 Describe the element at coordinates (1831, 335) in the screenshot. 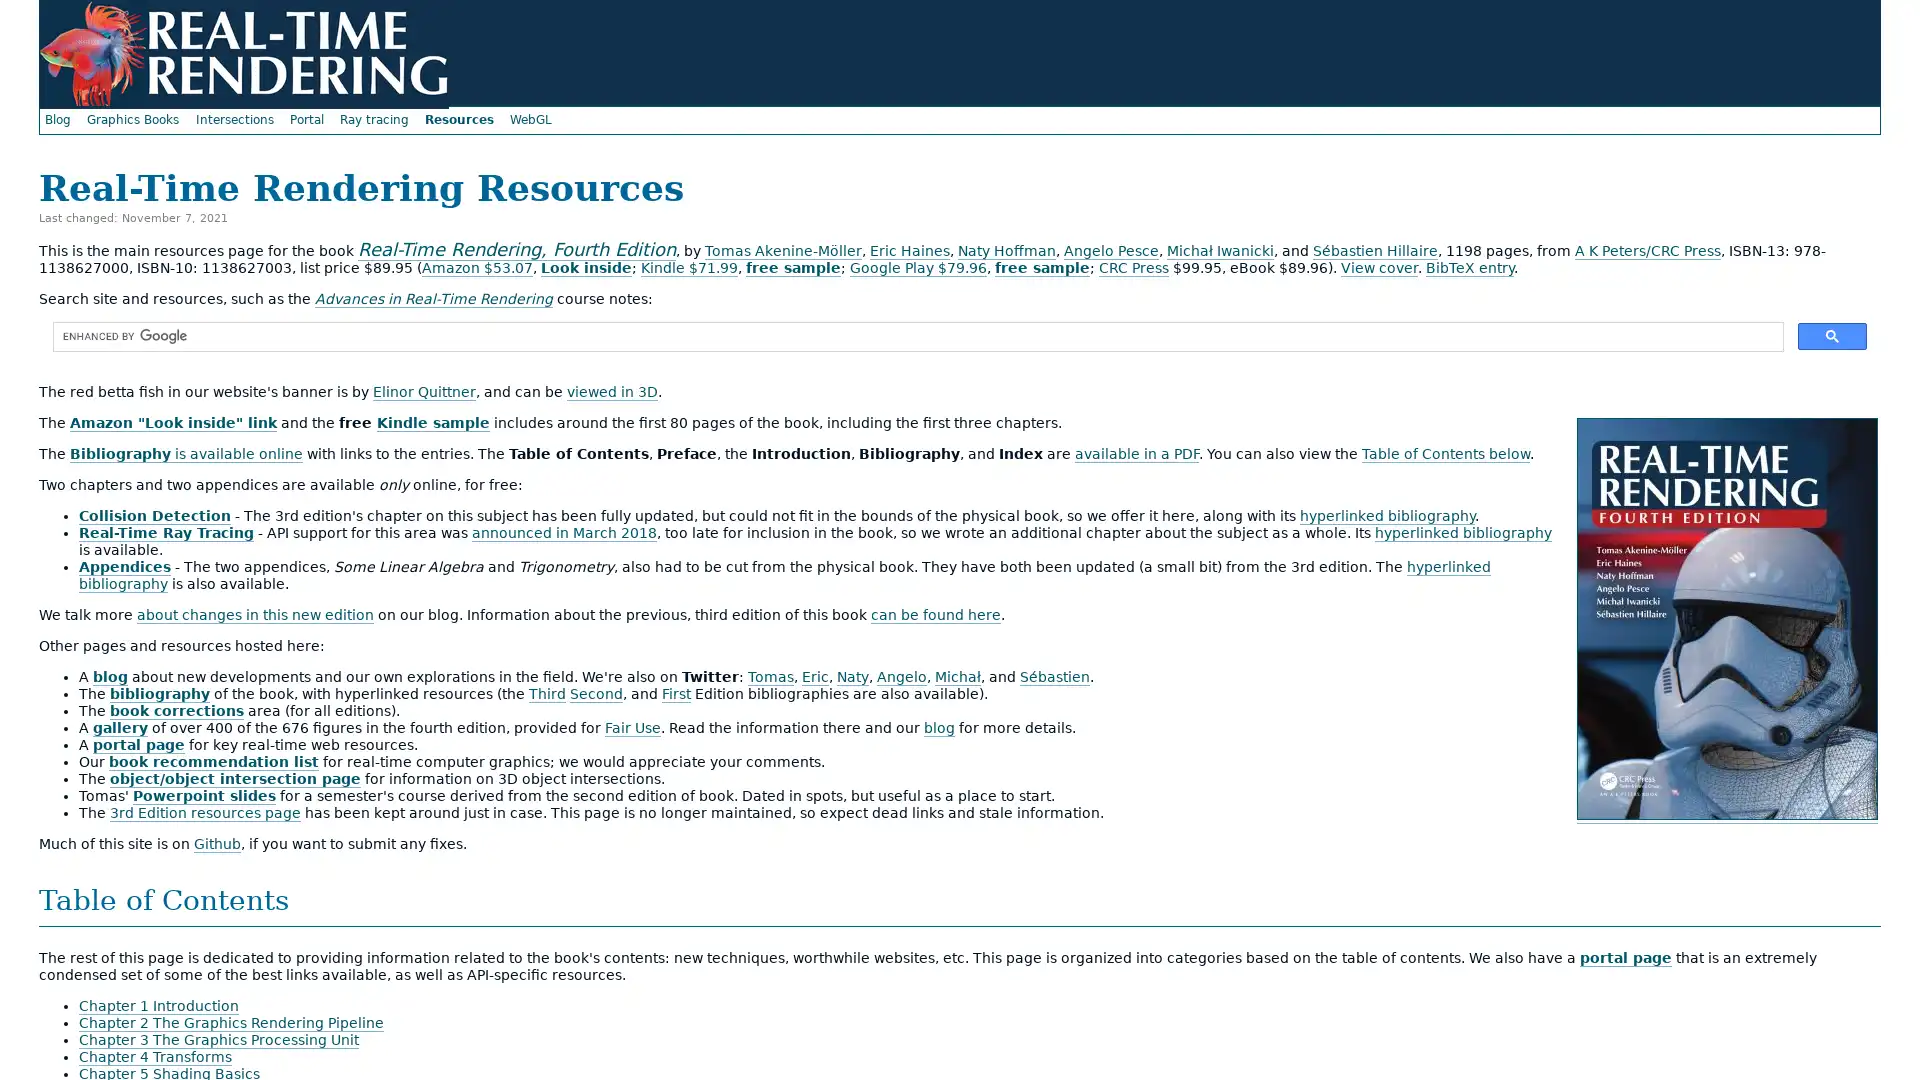

I see `search` at that location.